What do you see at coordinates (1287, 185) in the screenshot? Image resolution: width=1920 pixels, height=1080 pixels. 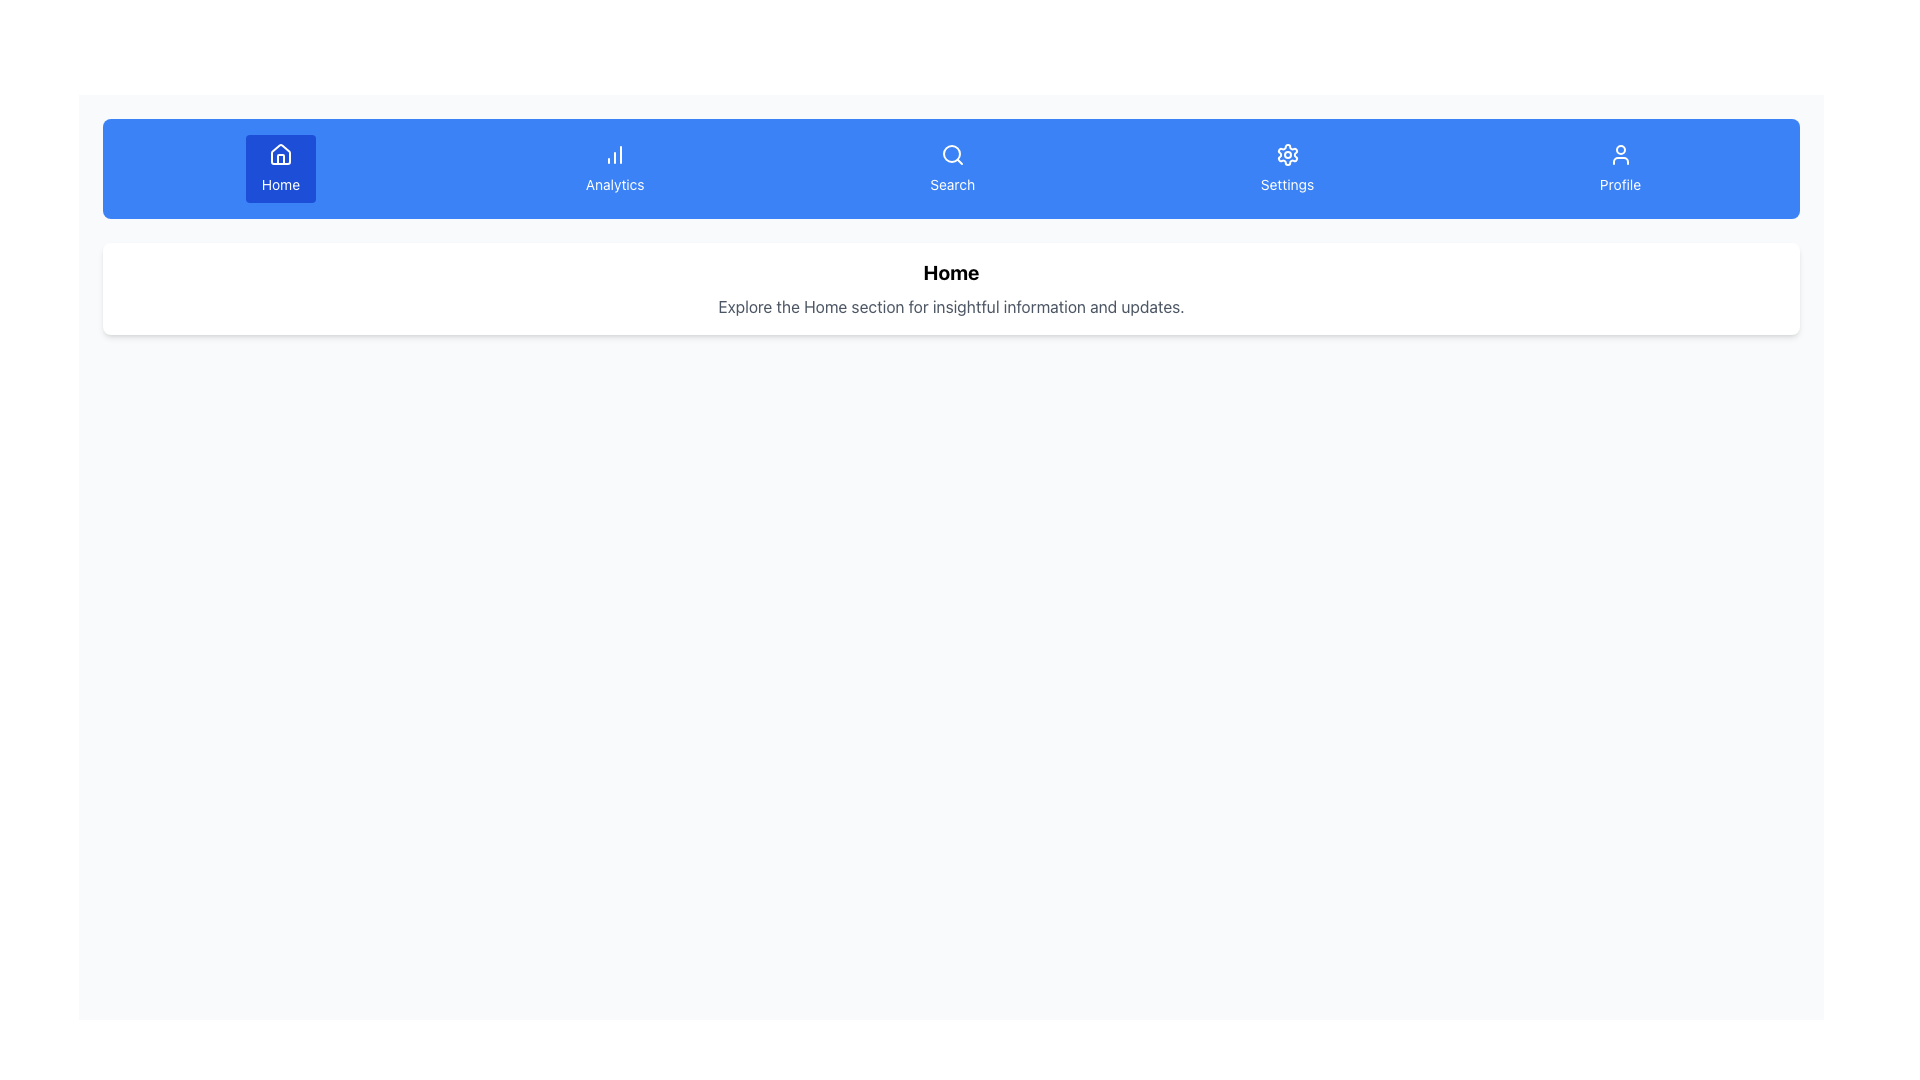 I see `the text label that describes the settings button associated with the gear icon located towards the upper right of the navigation options bar` at bounding box center [1287, 185].